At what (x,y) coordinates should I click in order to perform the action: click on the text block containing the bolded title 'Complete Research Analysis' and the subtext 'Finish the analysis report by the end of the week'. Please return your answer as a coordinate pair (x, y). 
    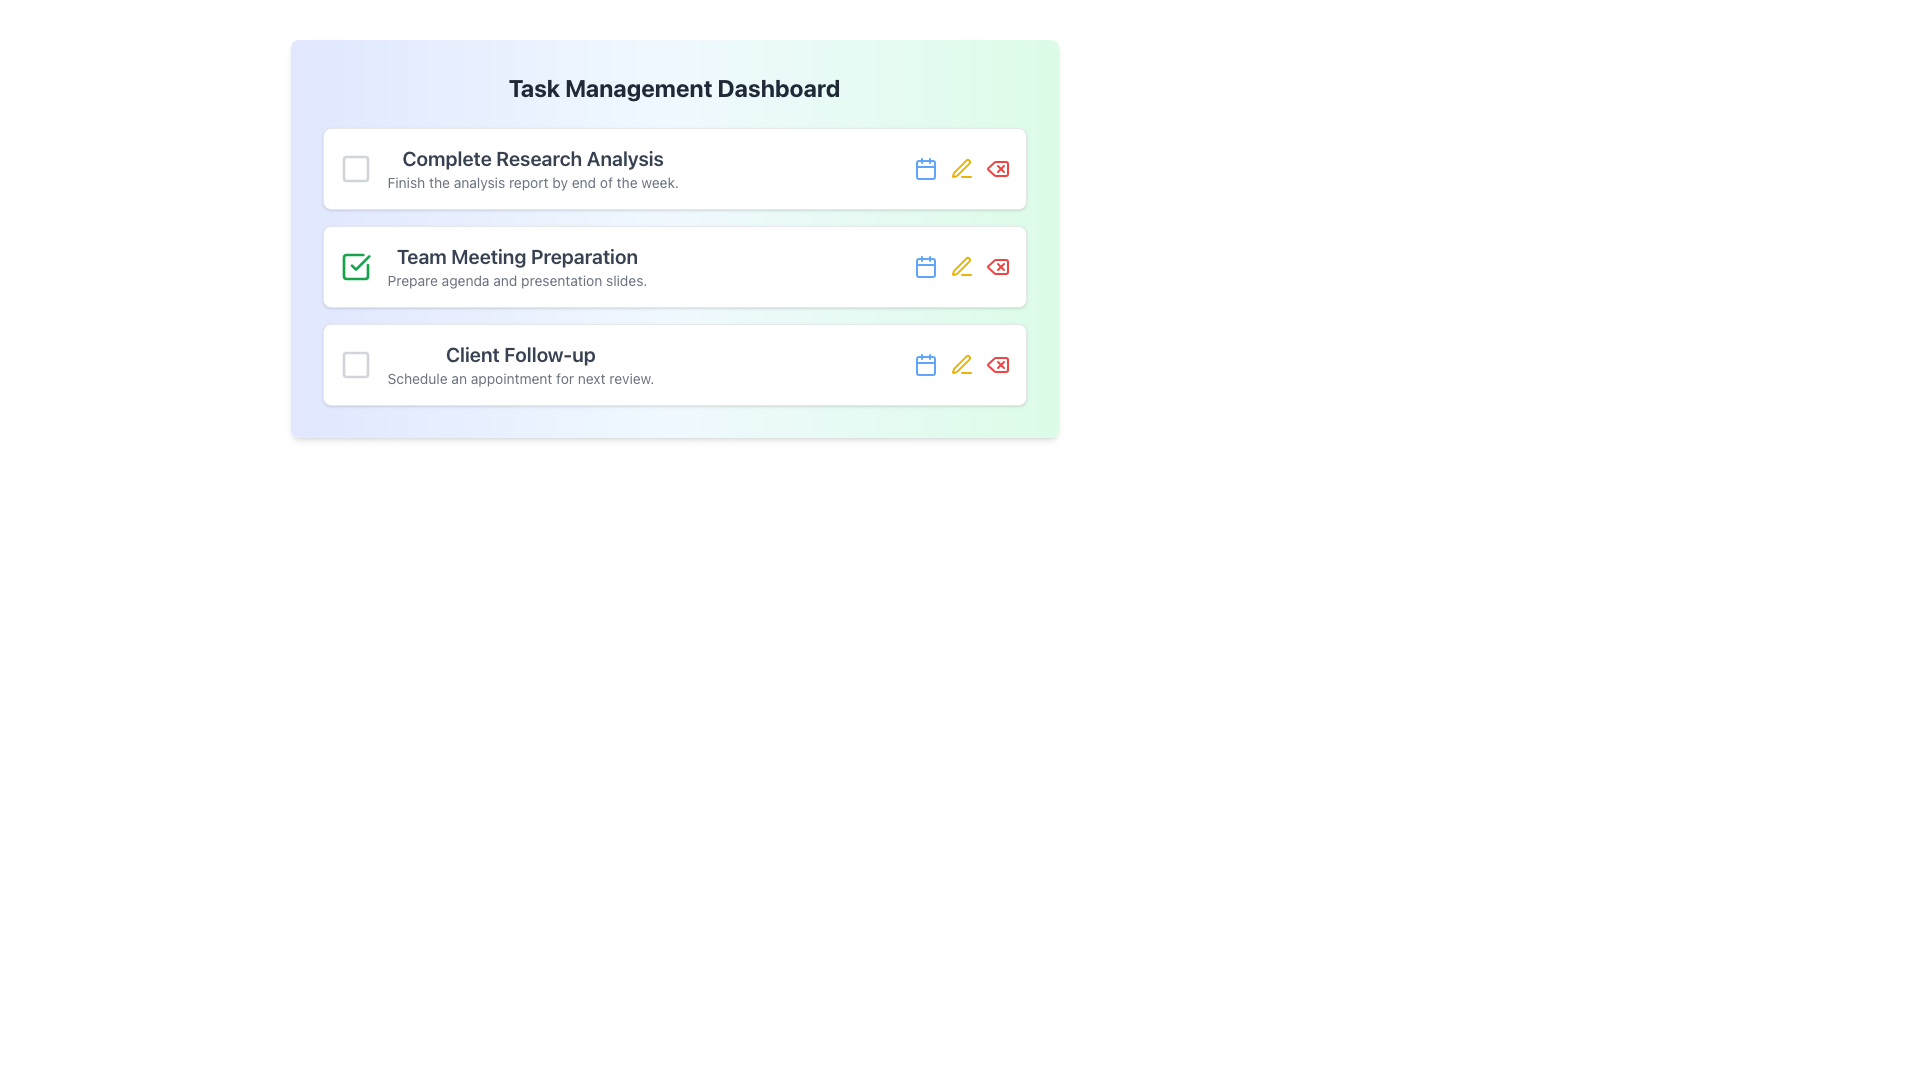
    Looking at the image, I should click on (533, 168).